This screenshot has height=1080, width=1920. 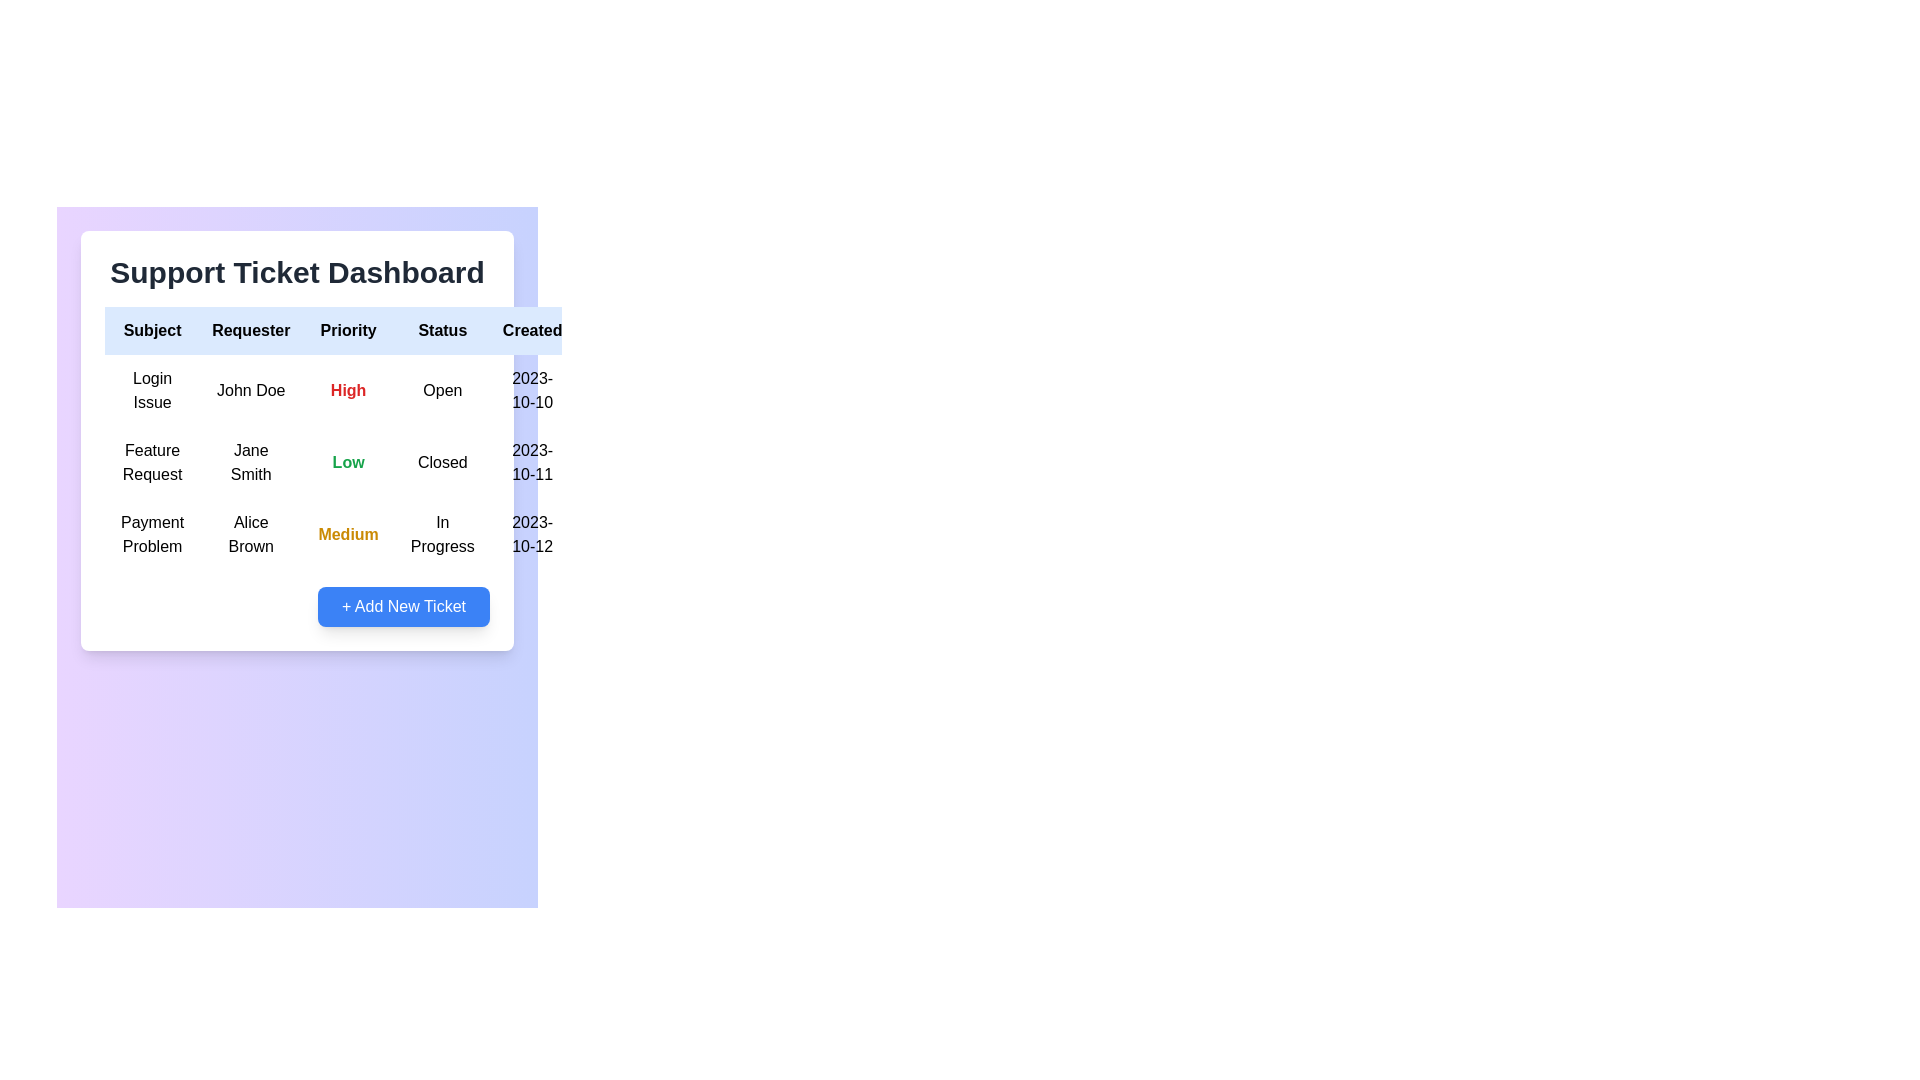 What do you see at coordinates (151, 390) in the screenshot?
I see `the 'Login Issue' text label located in the first row and first column of the table under the 'Subject' header` at bounding box center [151, 390].